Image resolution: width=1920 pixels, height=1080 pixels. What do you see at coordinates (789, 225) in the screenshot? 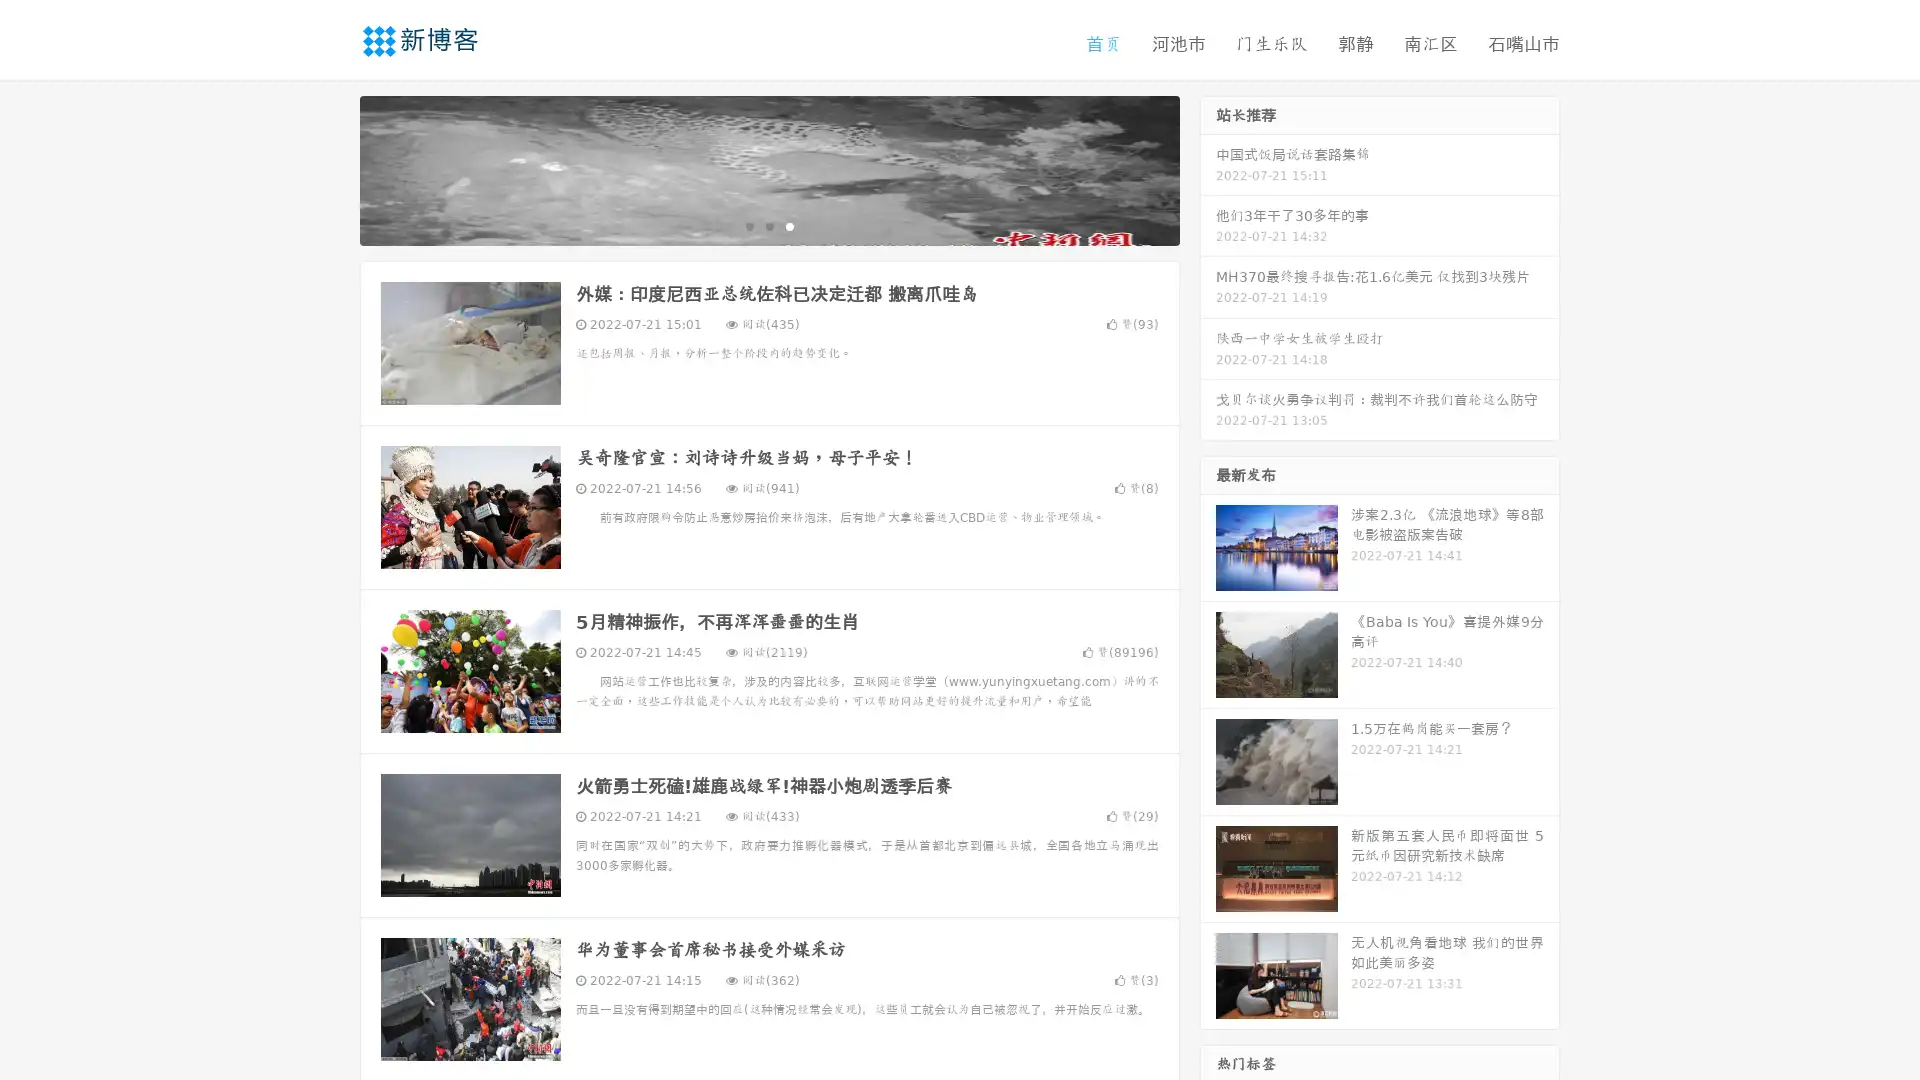
I see `Go to slide 3` at bounding box center [789, 225].